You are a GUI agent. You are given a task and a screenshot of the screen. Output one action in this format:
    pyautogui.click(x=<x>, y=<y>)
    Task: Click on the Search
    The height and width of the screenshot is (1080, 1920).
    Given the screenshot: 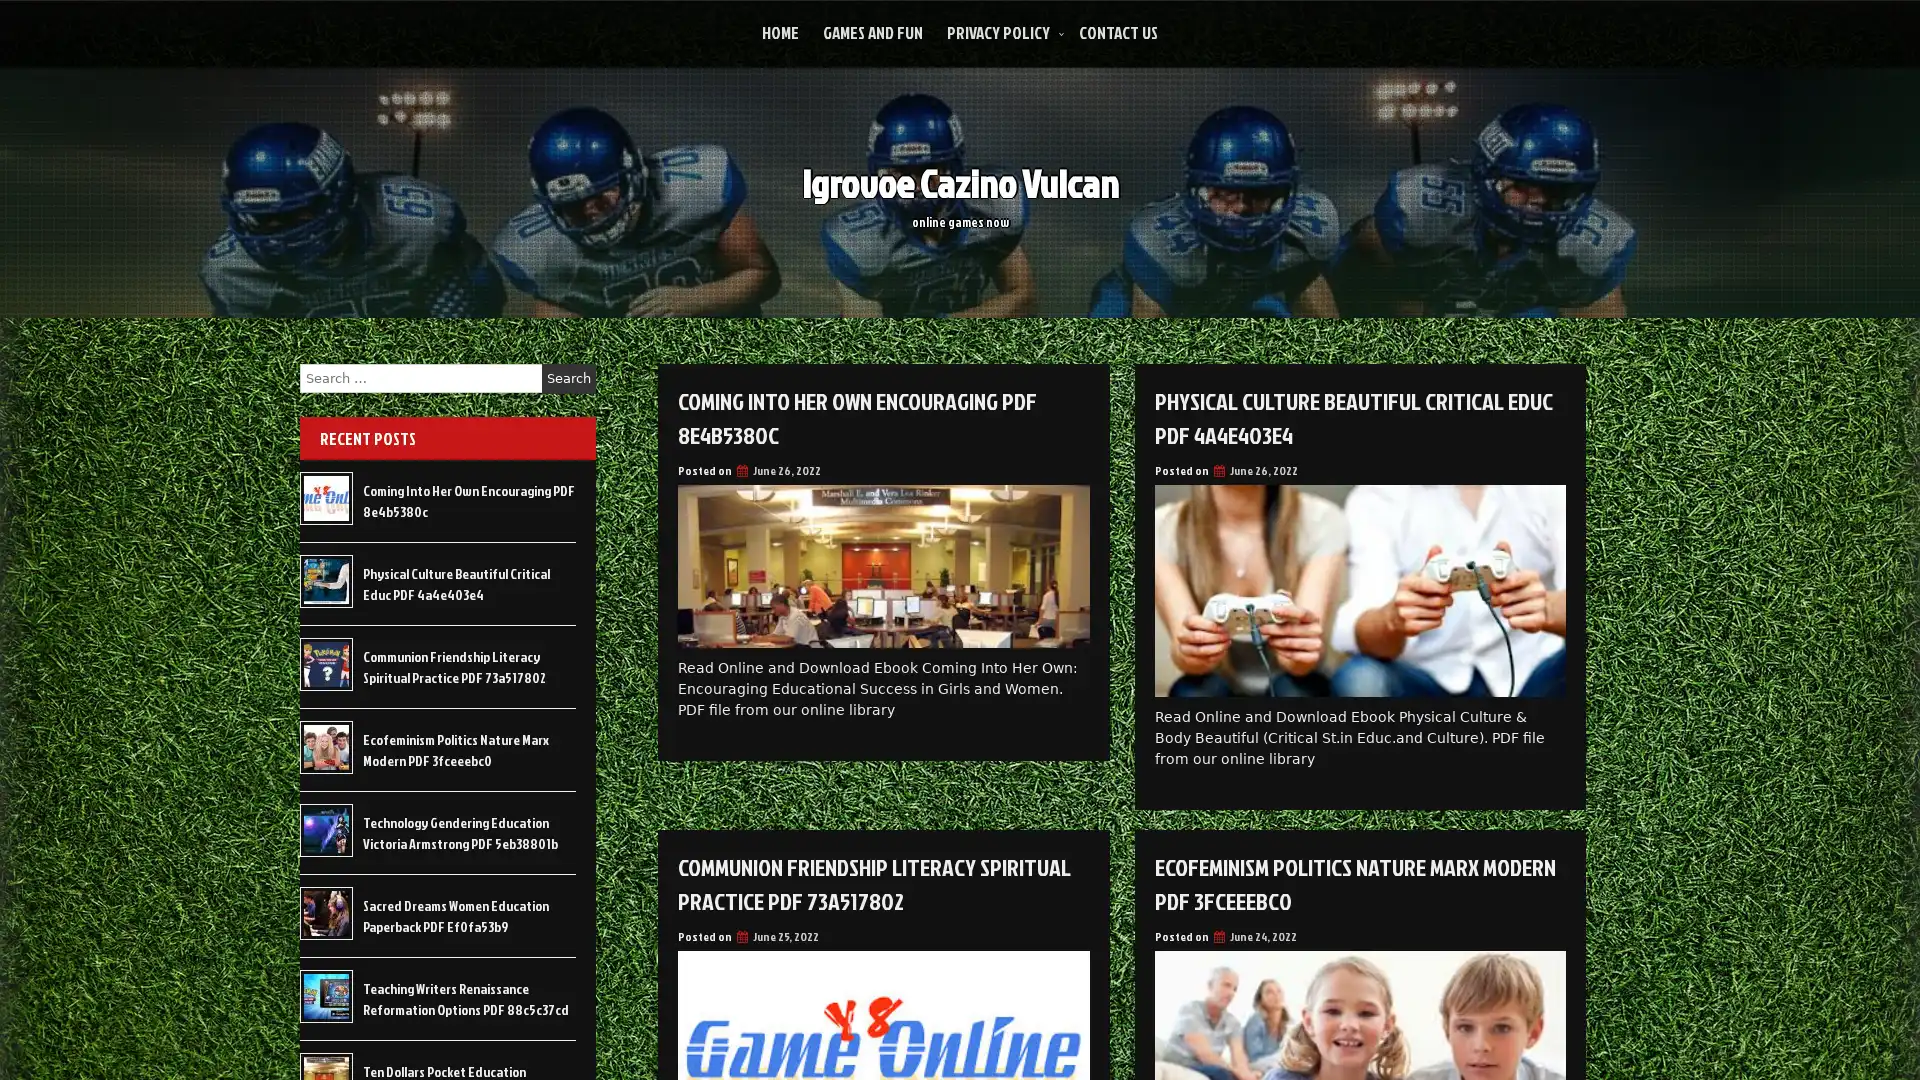 What is the action you would take?
    pyautogui.click(x=568, y=378)
    